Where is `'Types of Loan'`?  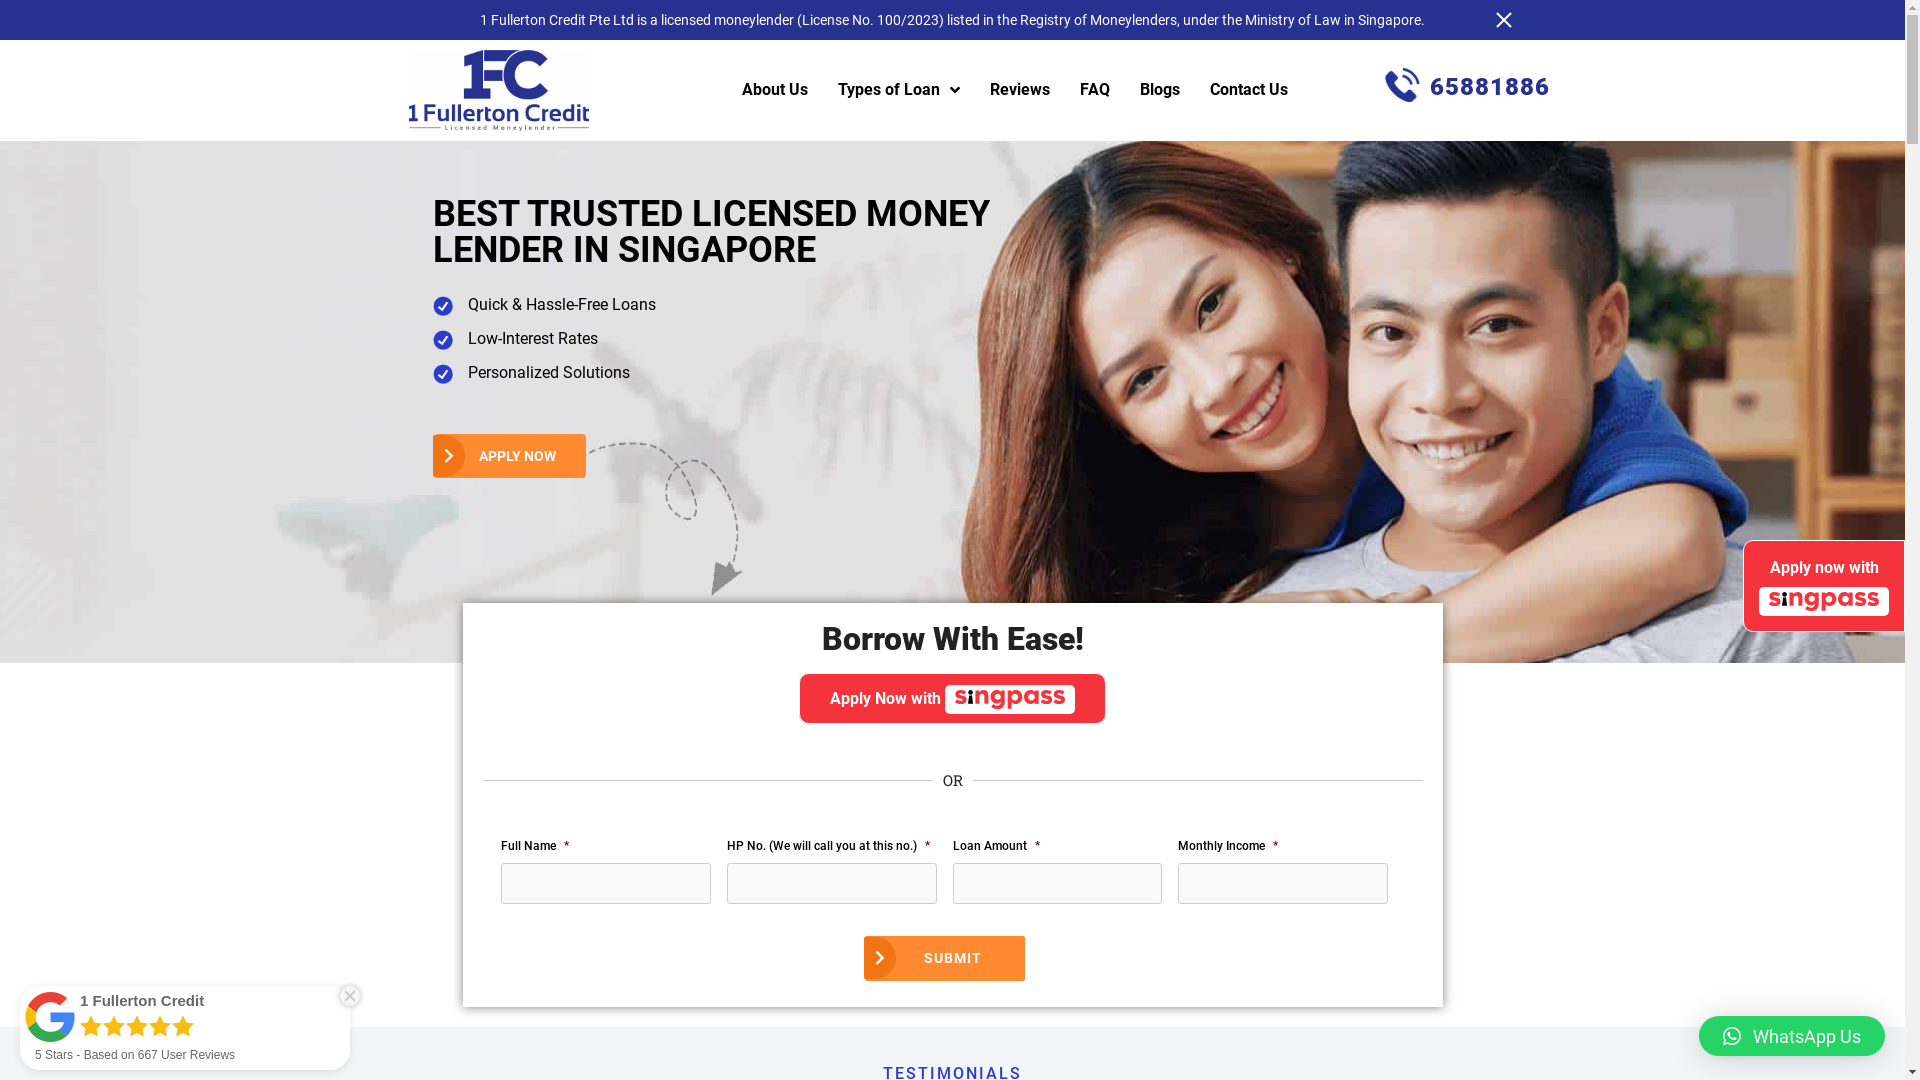 'Types of Loan' is located at coordinates (897, 88).